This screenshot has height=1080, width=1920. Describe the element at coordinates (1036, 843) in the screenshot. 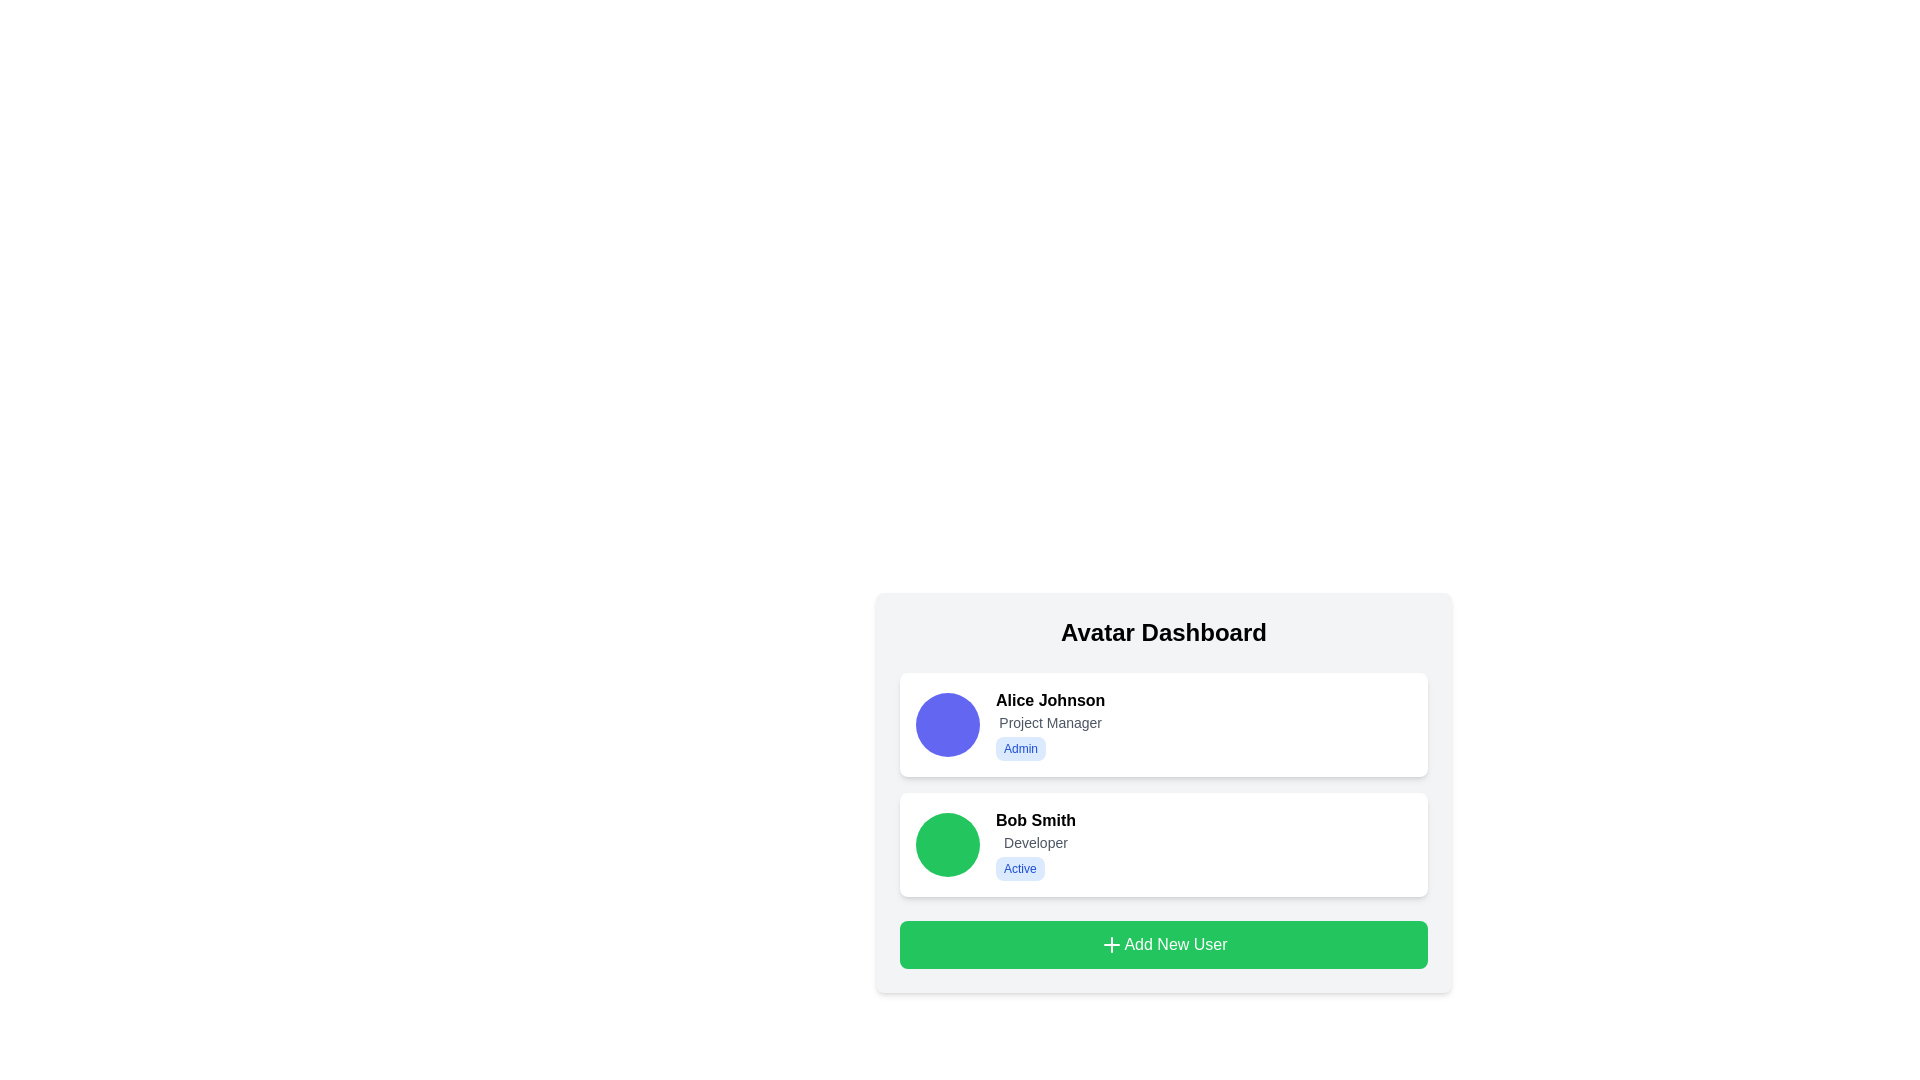

I see `the static text label indicating the user role 'Developer', which is centrally positioned below 'Bob Smith' and above the 'Active' label within the user information card` at that location.